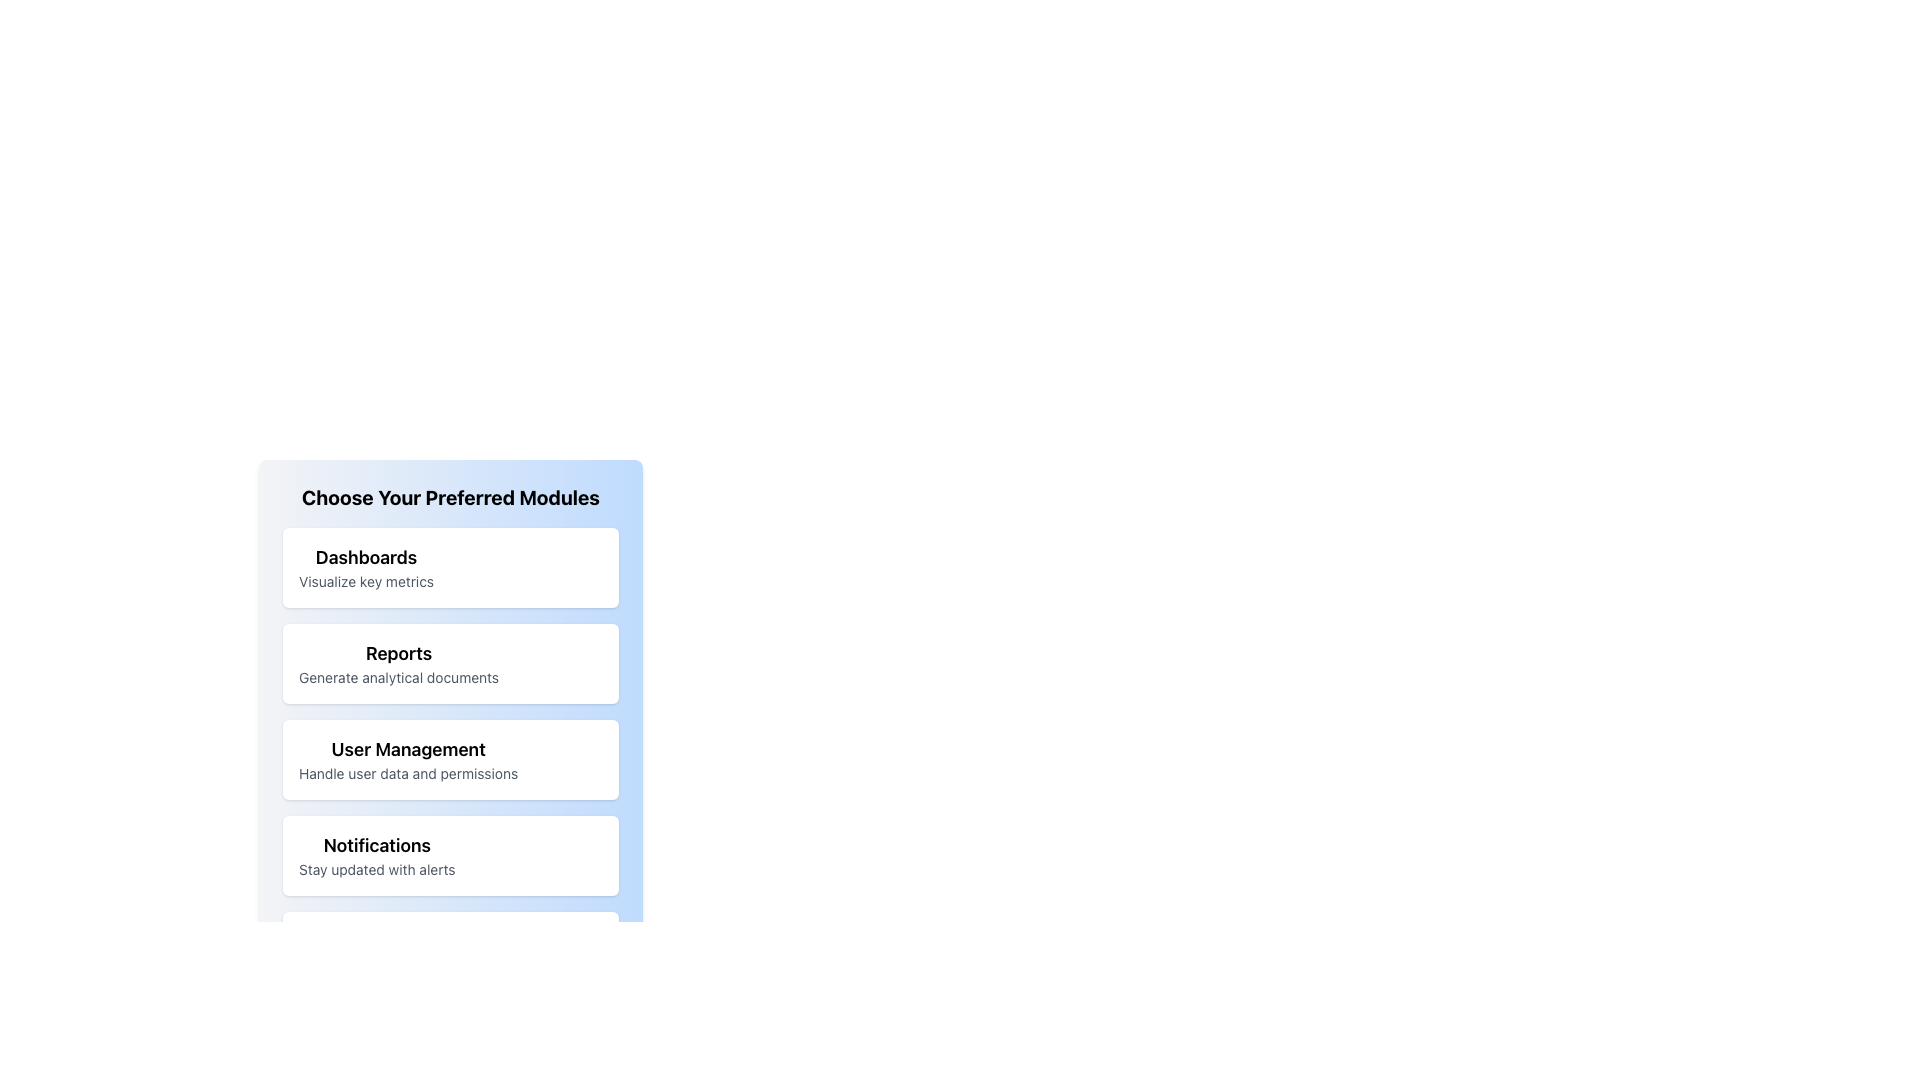 The image size is (1920, 1080). I want to click on the descriptive text label that provides additional information about the 'User Management' feature, which is located beneath the title 'User Management', so click(407, 773).